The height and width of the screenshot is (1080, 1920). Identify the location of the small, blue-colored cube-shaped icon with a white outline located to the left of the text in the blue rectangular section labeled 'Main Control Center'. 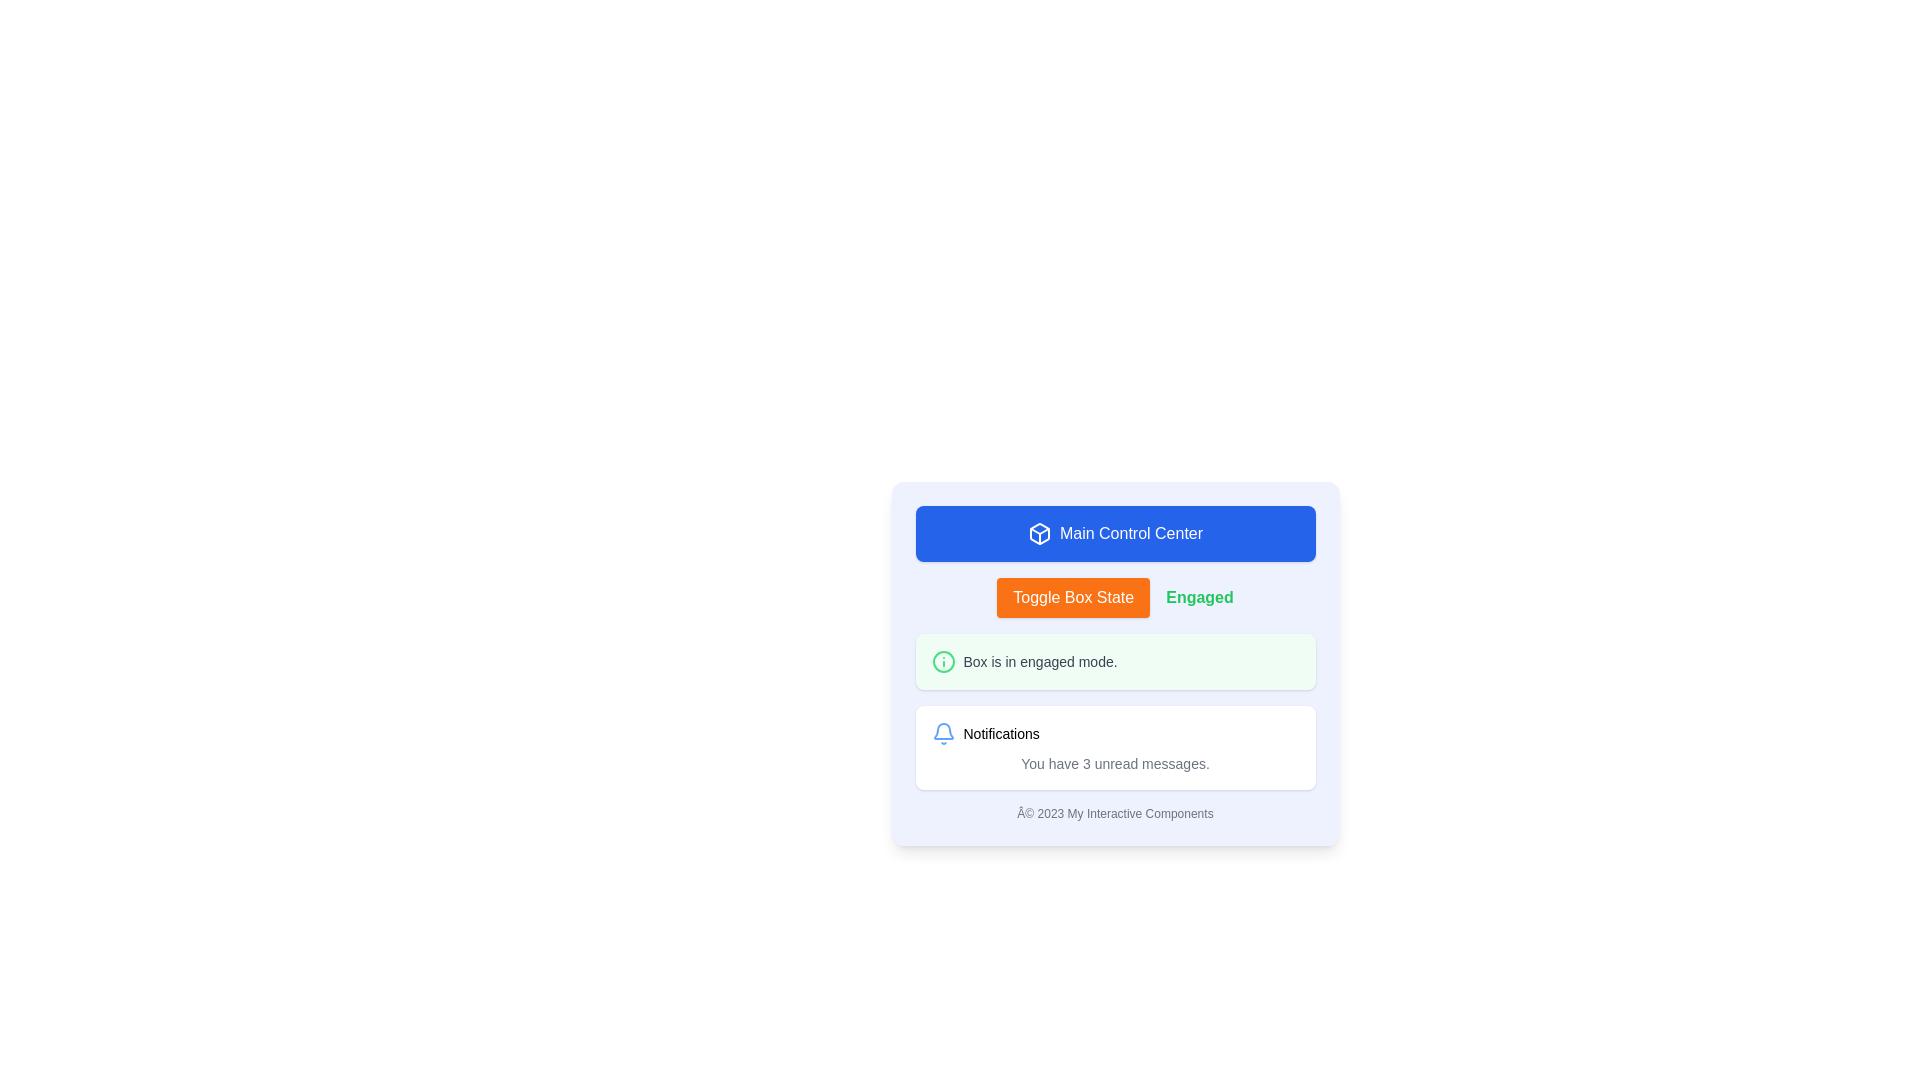
(1039, 532).